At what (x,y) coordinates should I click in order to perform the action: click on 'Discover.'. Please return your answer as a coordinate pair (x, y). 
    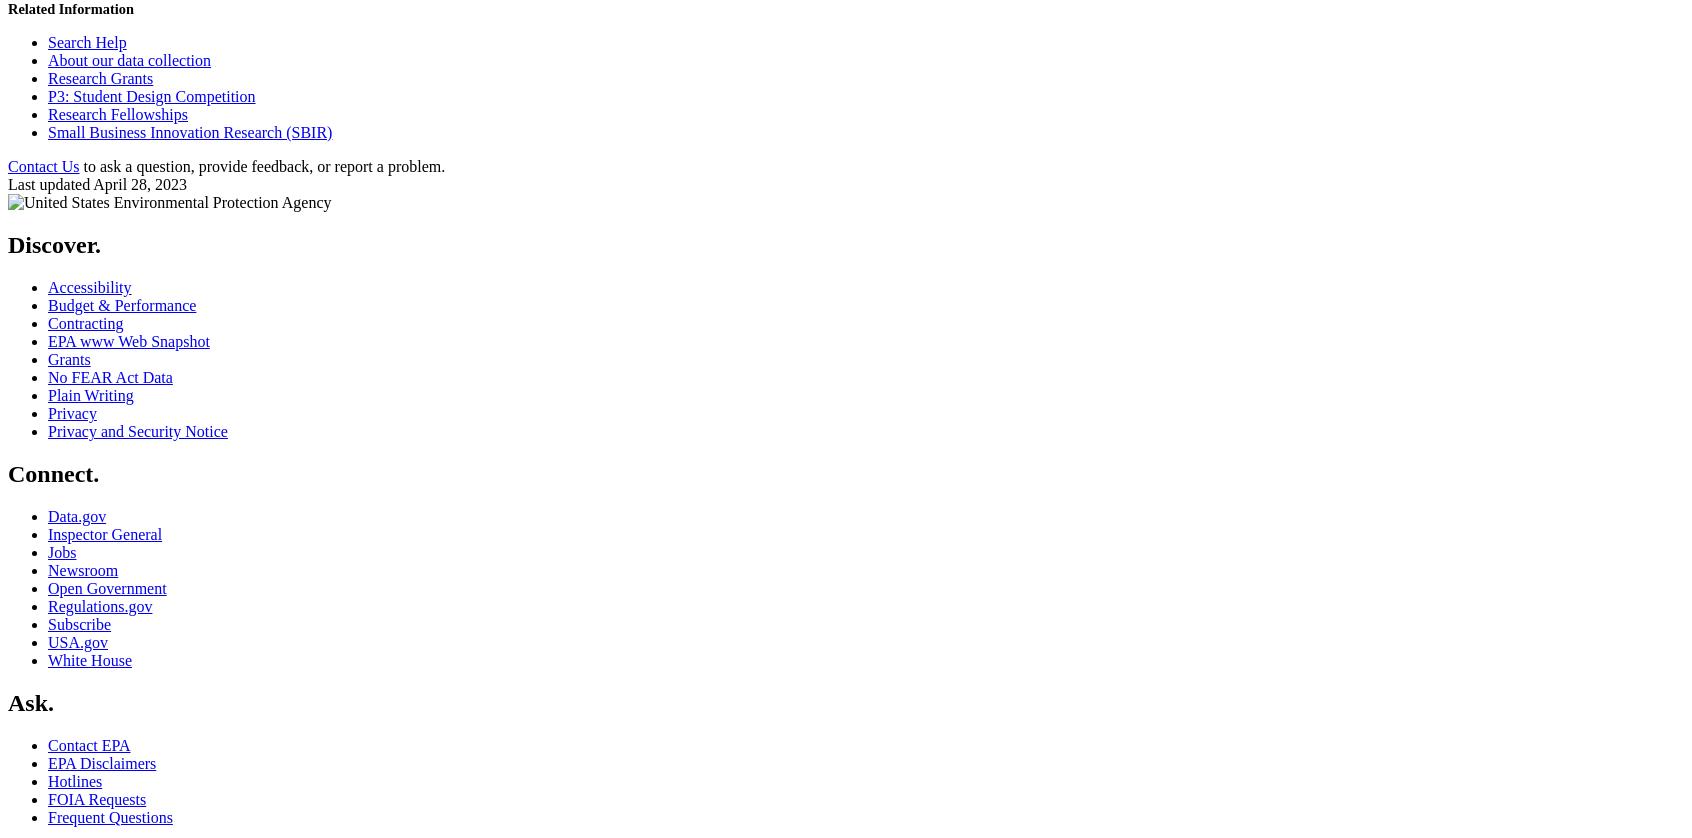
    Looking at the image, I should click on (53, 244).